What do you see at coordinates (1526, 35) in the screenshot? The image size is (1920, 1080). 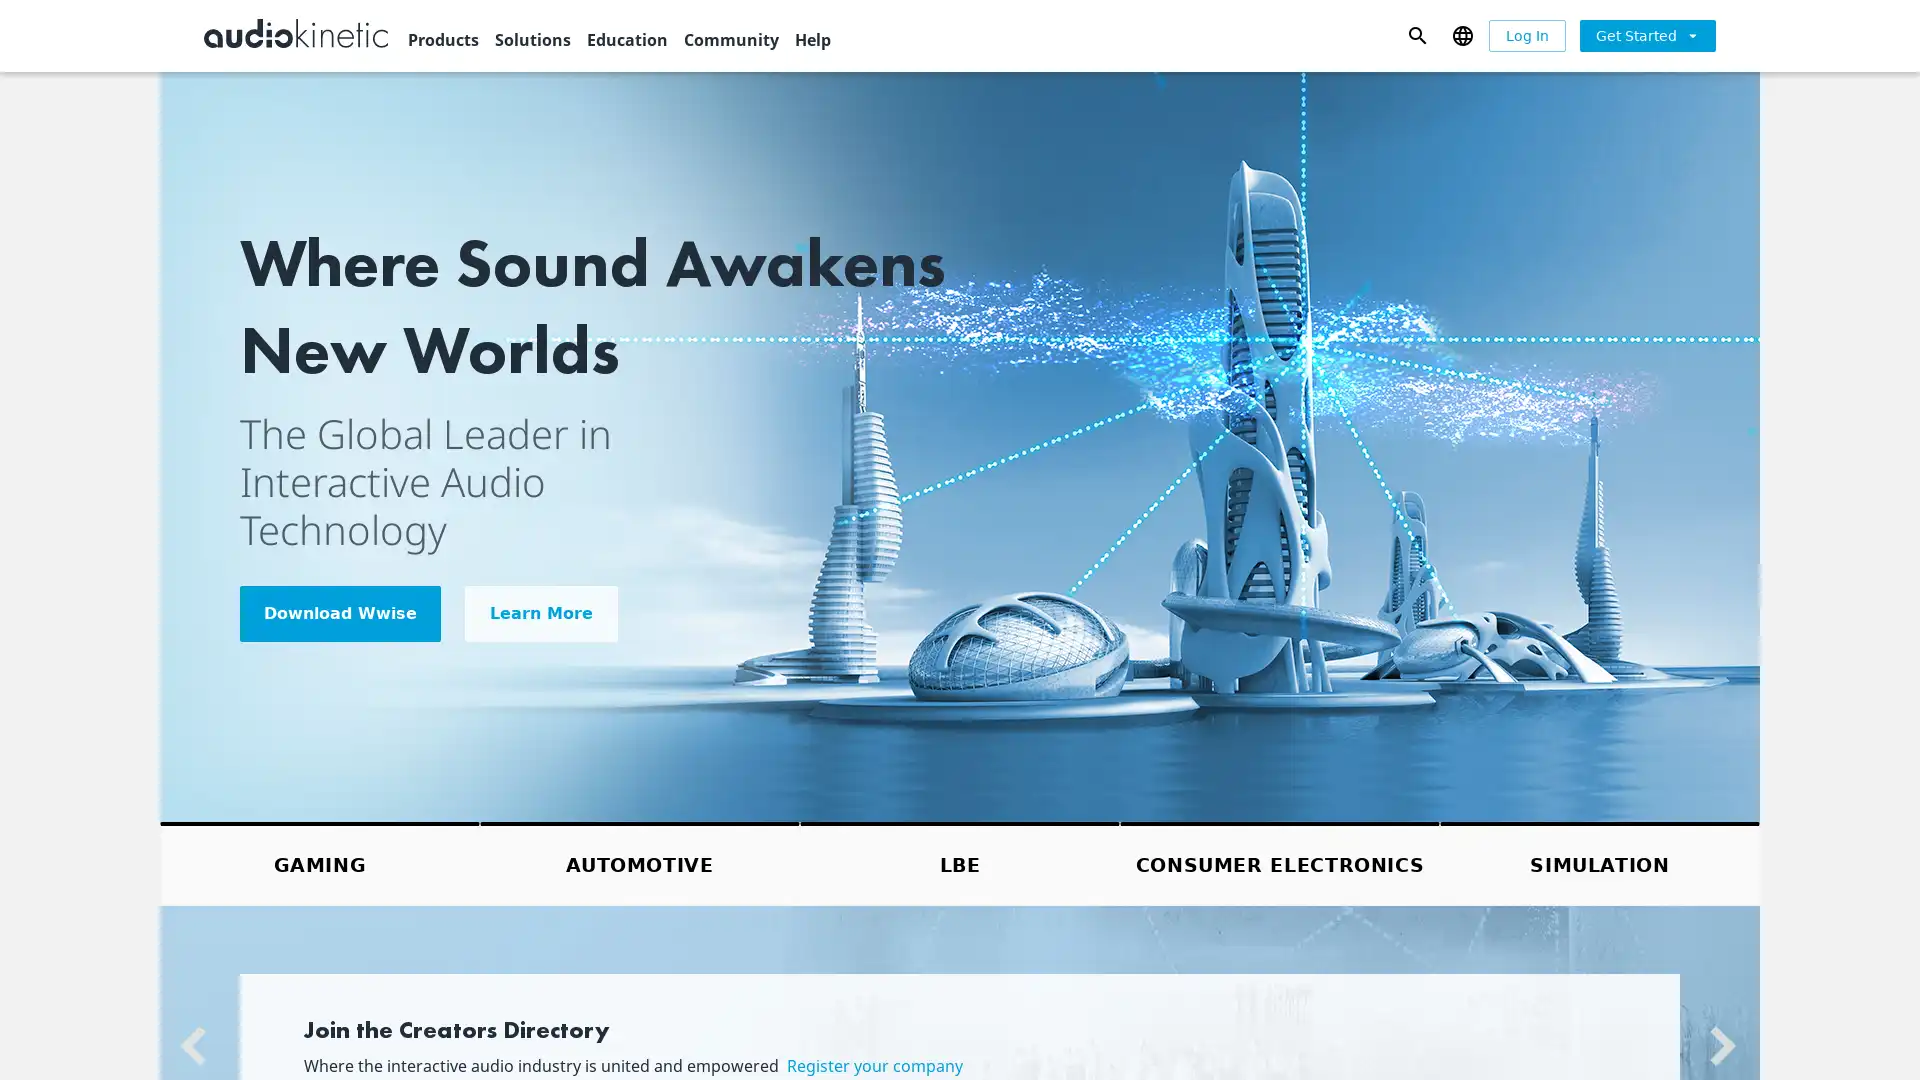 I see `Log In` at bounding box center [1526, 35].